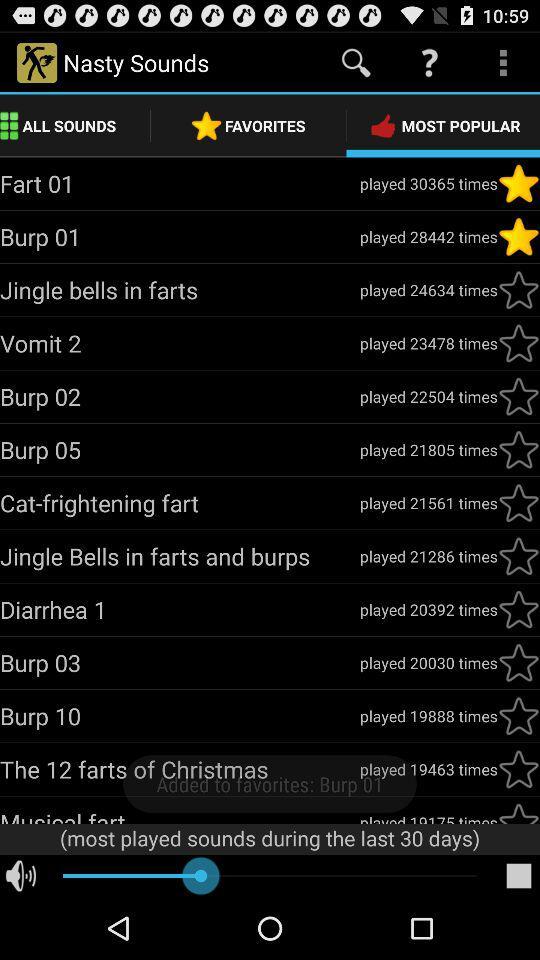 The image size is (540, 960). Describe the element at coordinates (518, 237) in the screenshot. I see `as favorite` at that location.